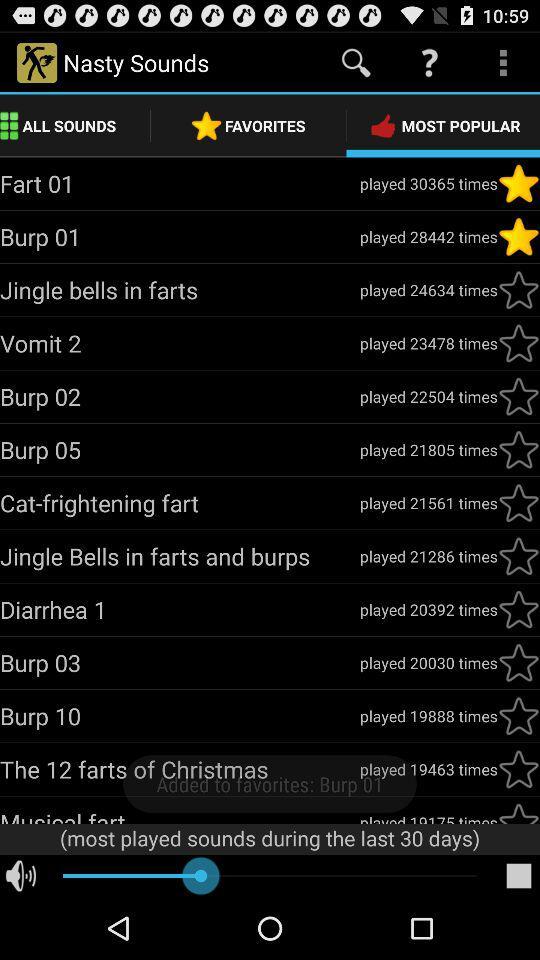 The image size is (540, 960). Describe the element at coordinates (518, 237) in the screenshot. I see `as favorite` at that location.